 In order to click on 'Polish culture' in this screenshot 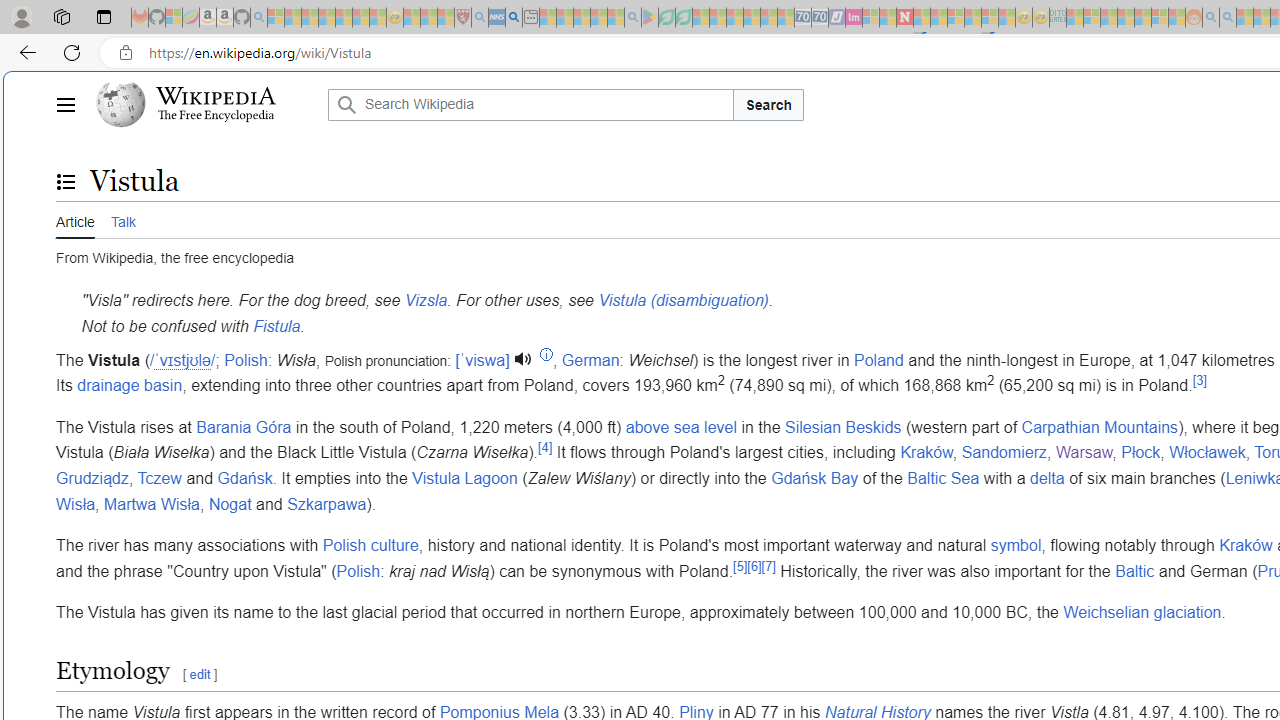, I will do `click(370, 546)`.